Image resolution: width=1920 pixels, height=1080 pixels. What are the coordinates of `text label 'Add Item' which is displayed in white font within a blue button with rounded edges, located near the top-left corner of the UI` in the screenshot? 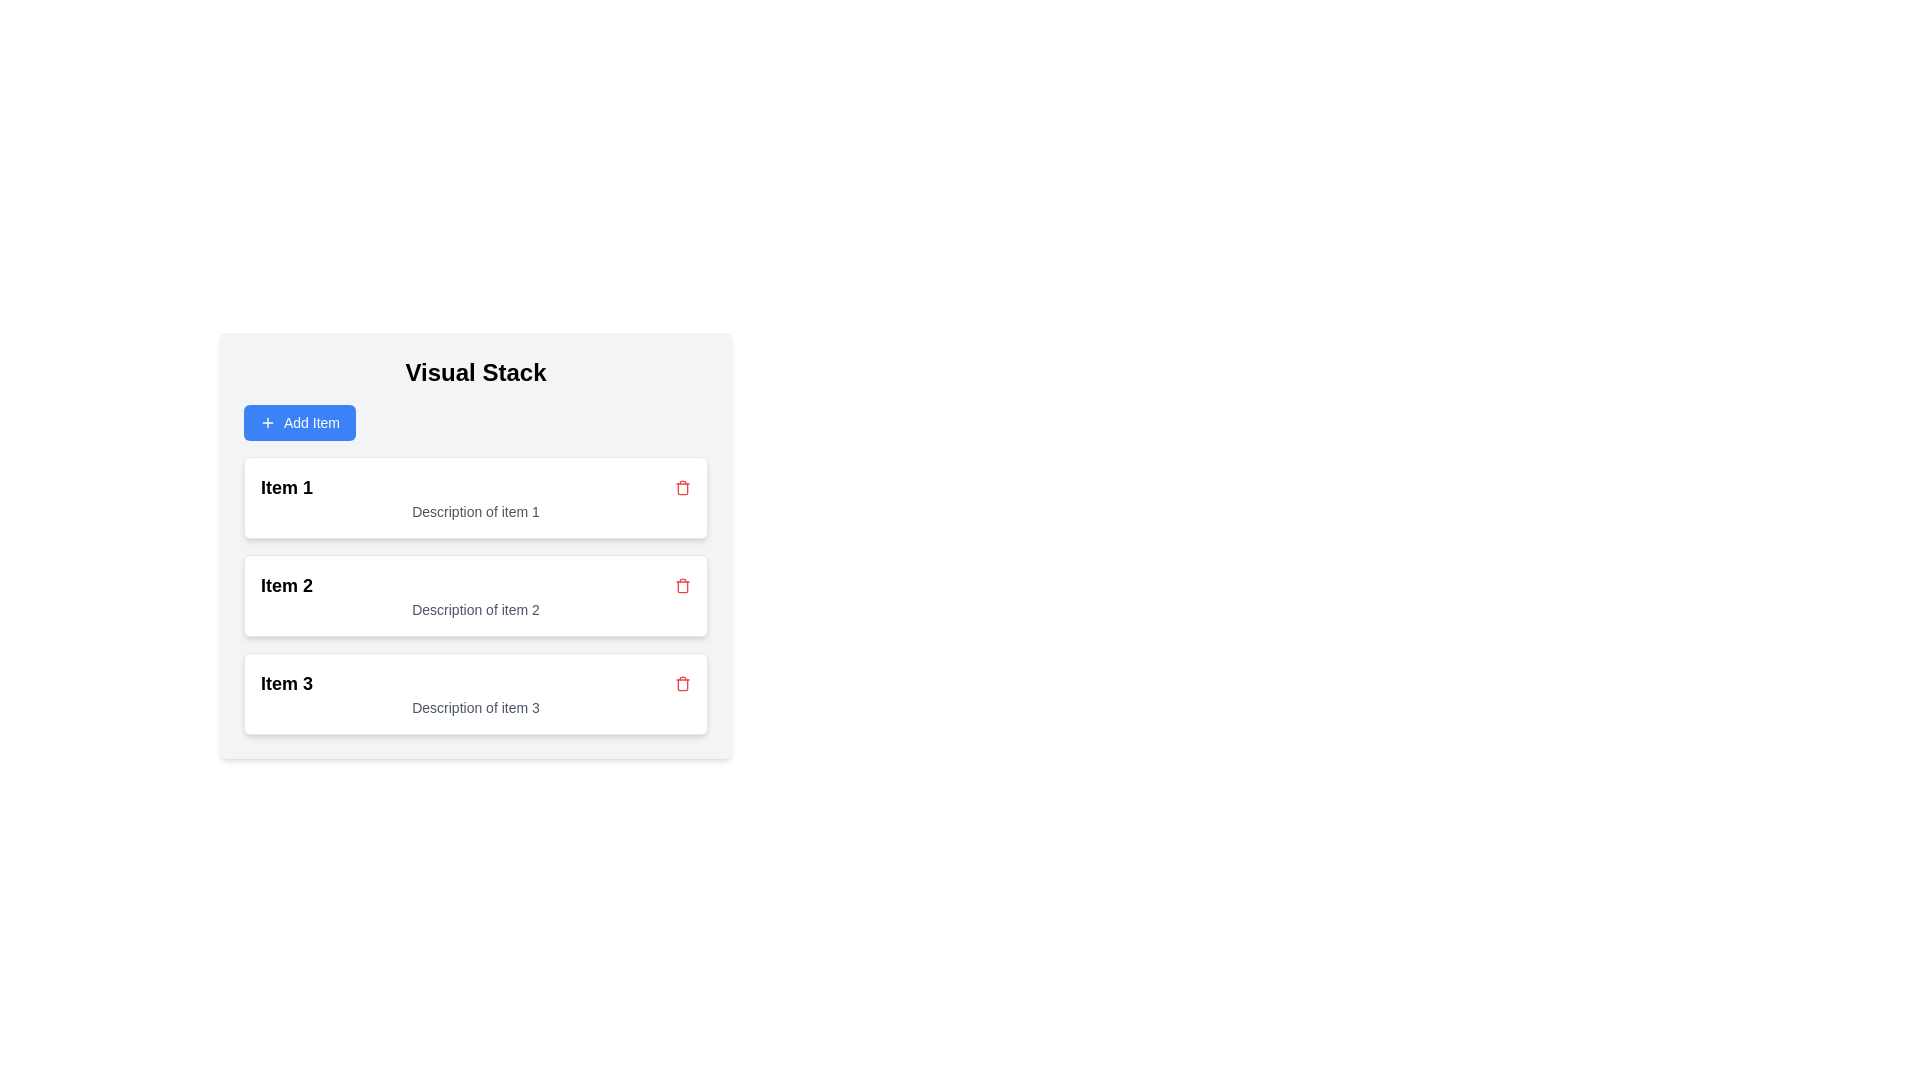 It's located at (311, 422).